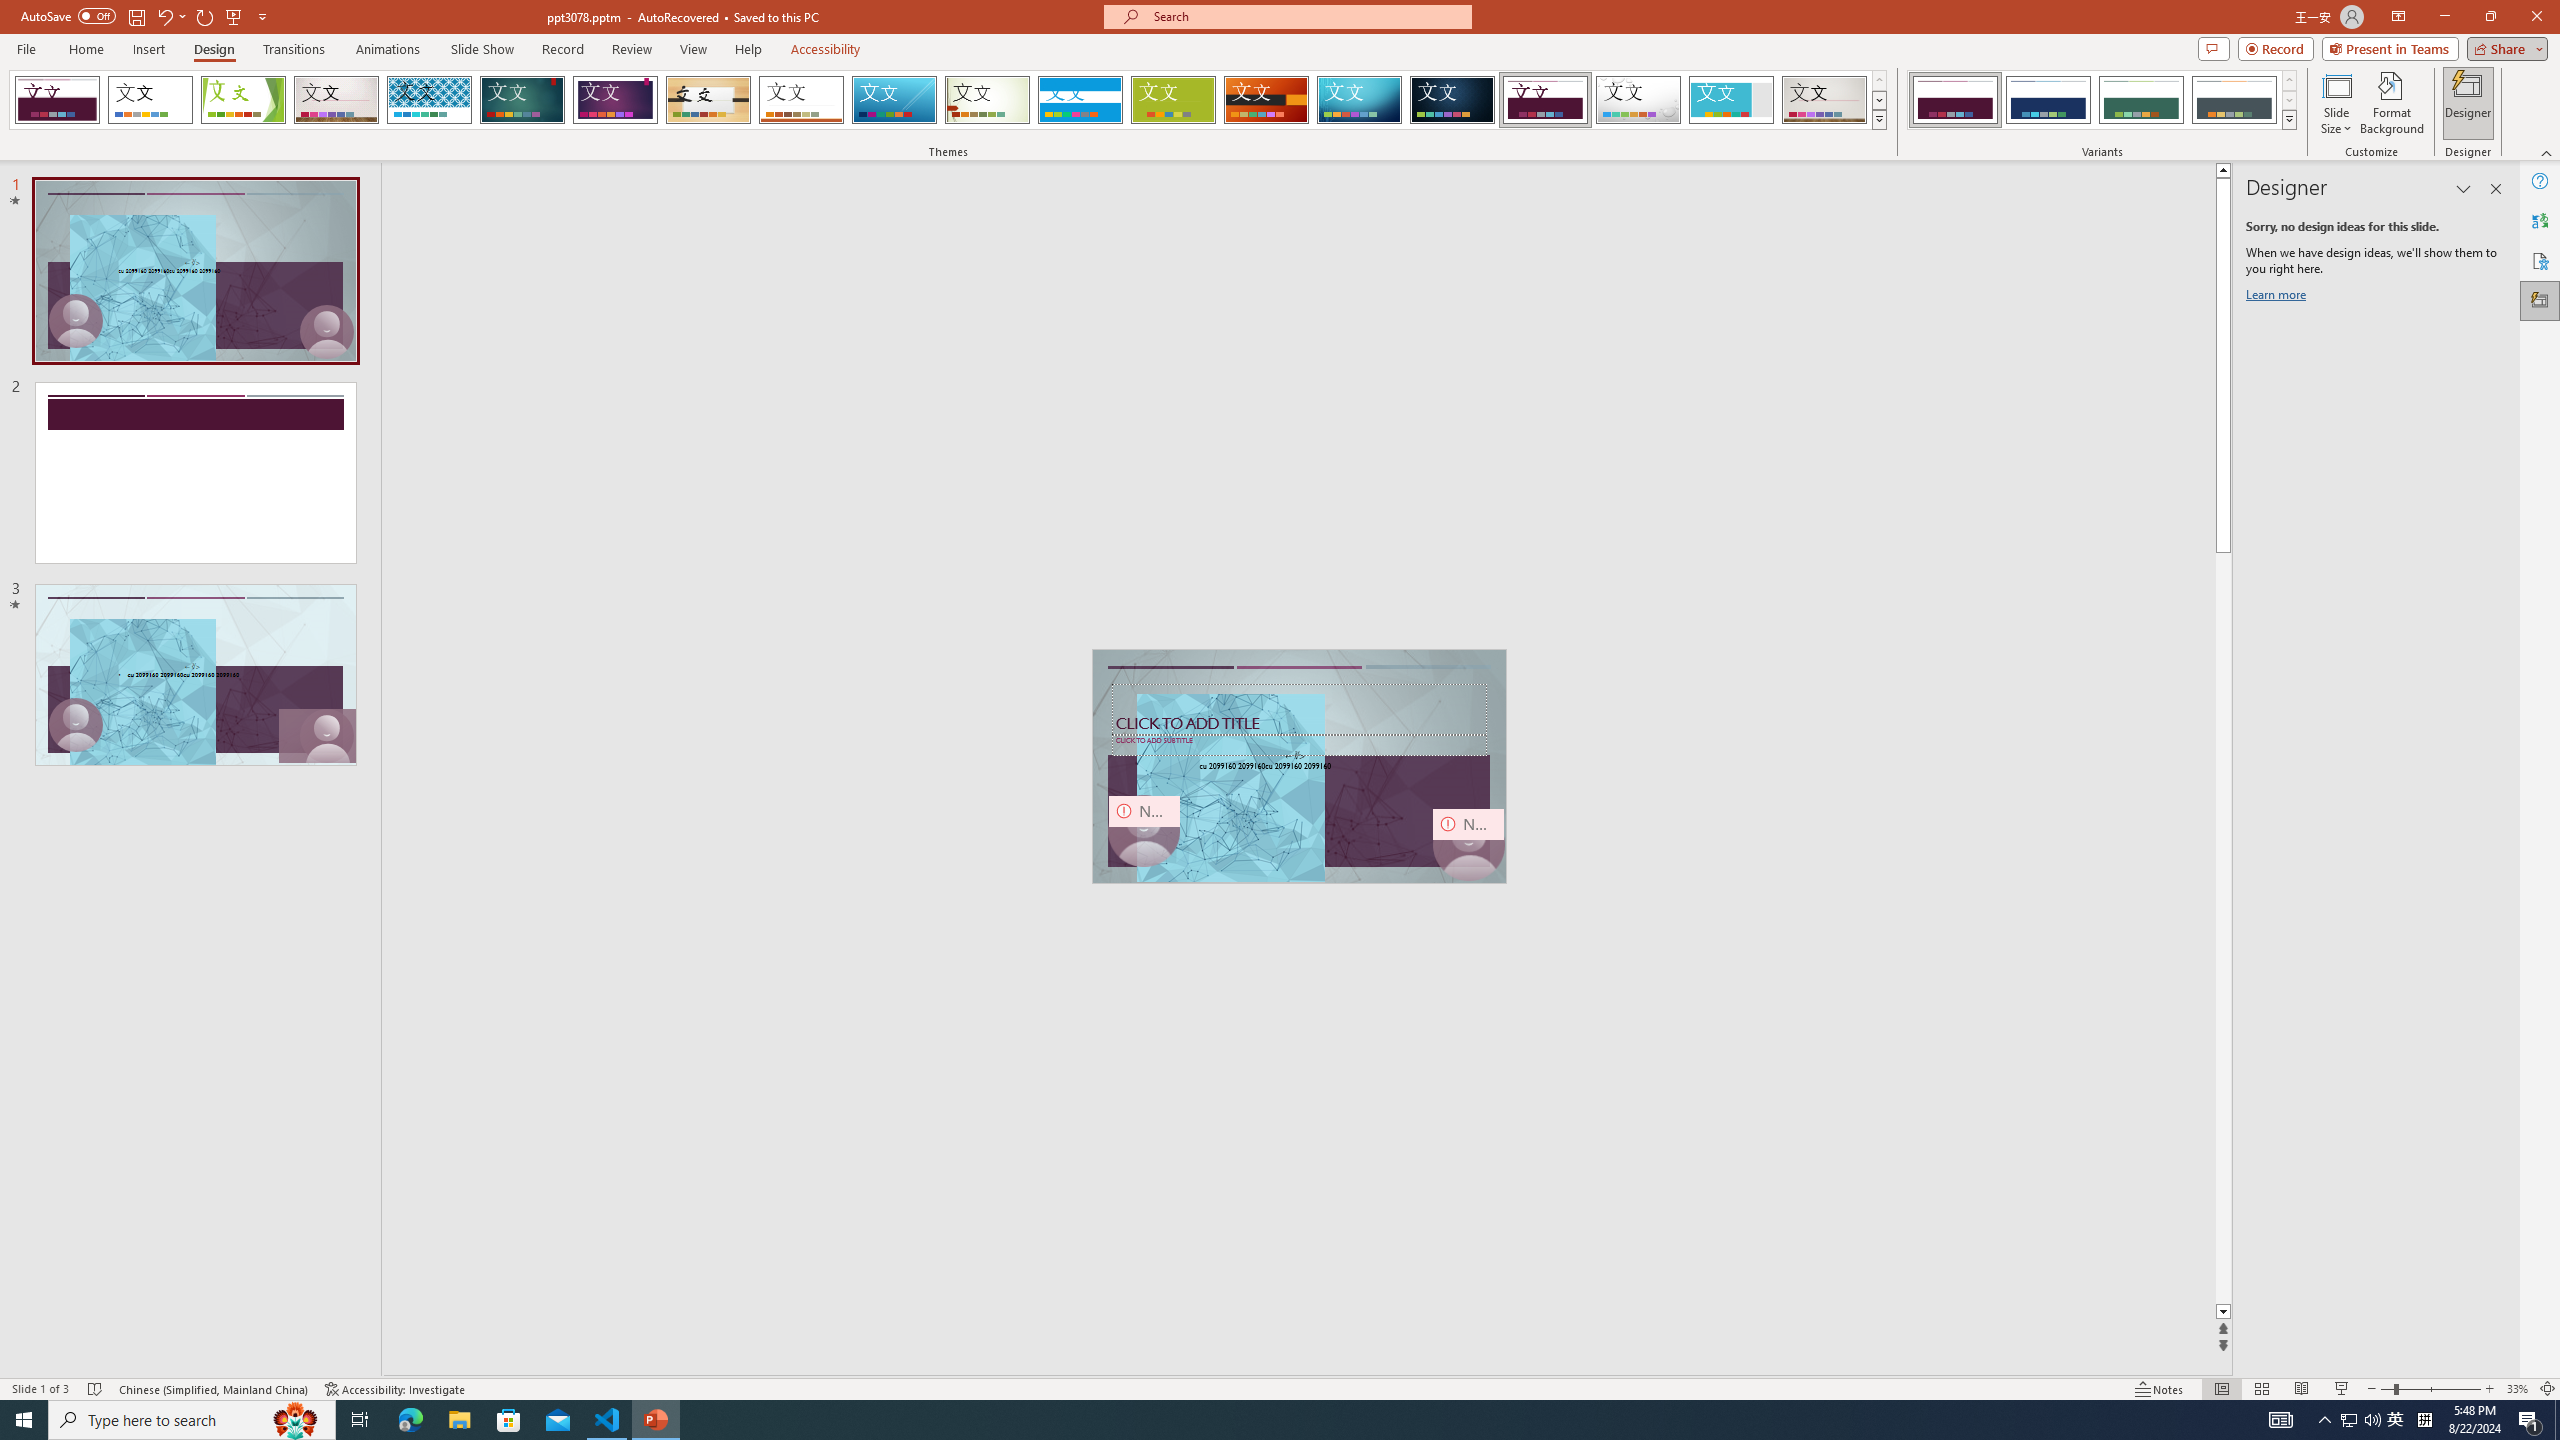 This screenshot has height=1440, width=2560. Describe the element at coordinates (1299, 765) in the screenshot. I see `'An abstract genetic concept'` at that location.